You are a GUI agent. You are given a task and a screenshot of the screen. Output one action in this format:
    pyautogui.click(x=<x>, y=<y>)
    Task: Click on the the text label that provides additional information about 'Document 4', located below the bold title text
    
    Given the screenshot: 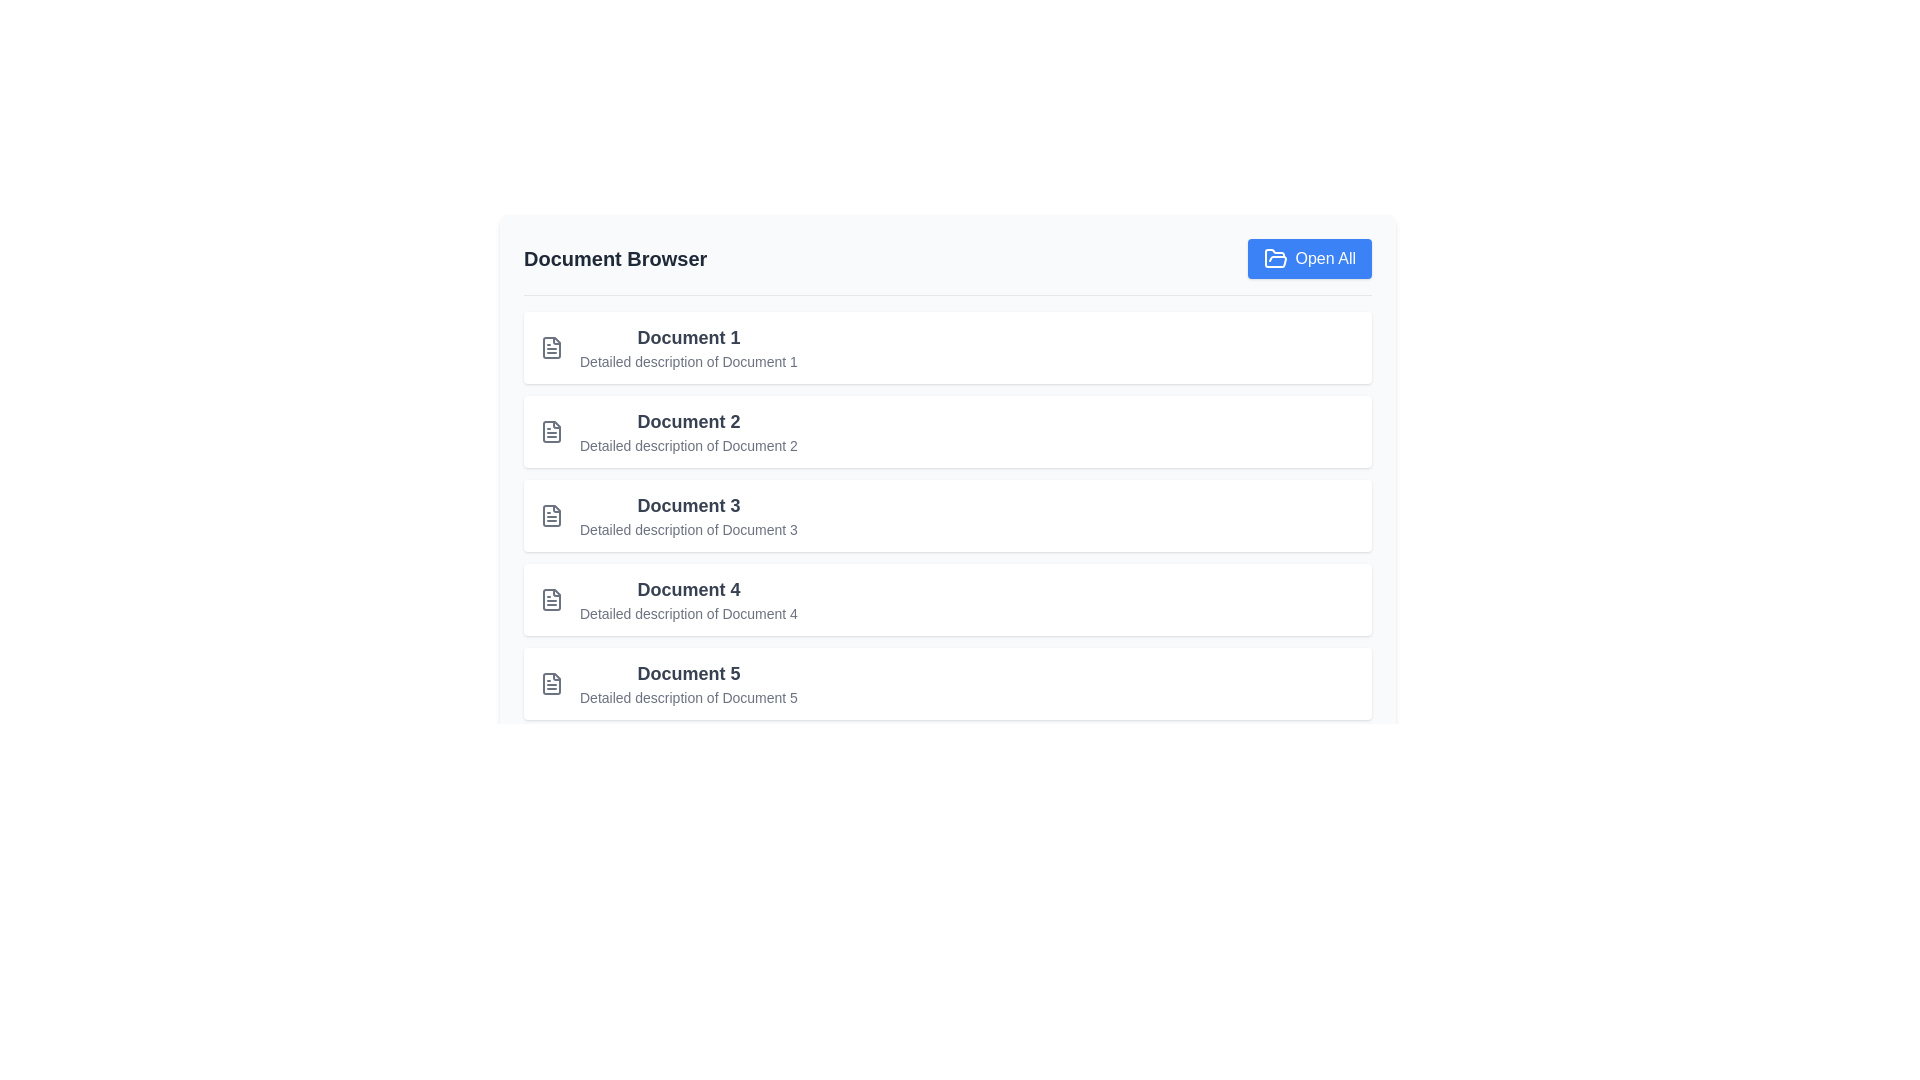 What is the action you would take?
    pyautogui.click(x=688, y=612)
    